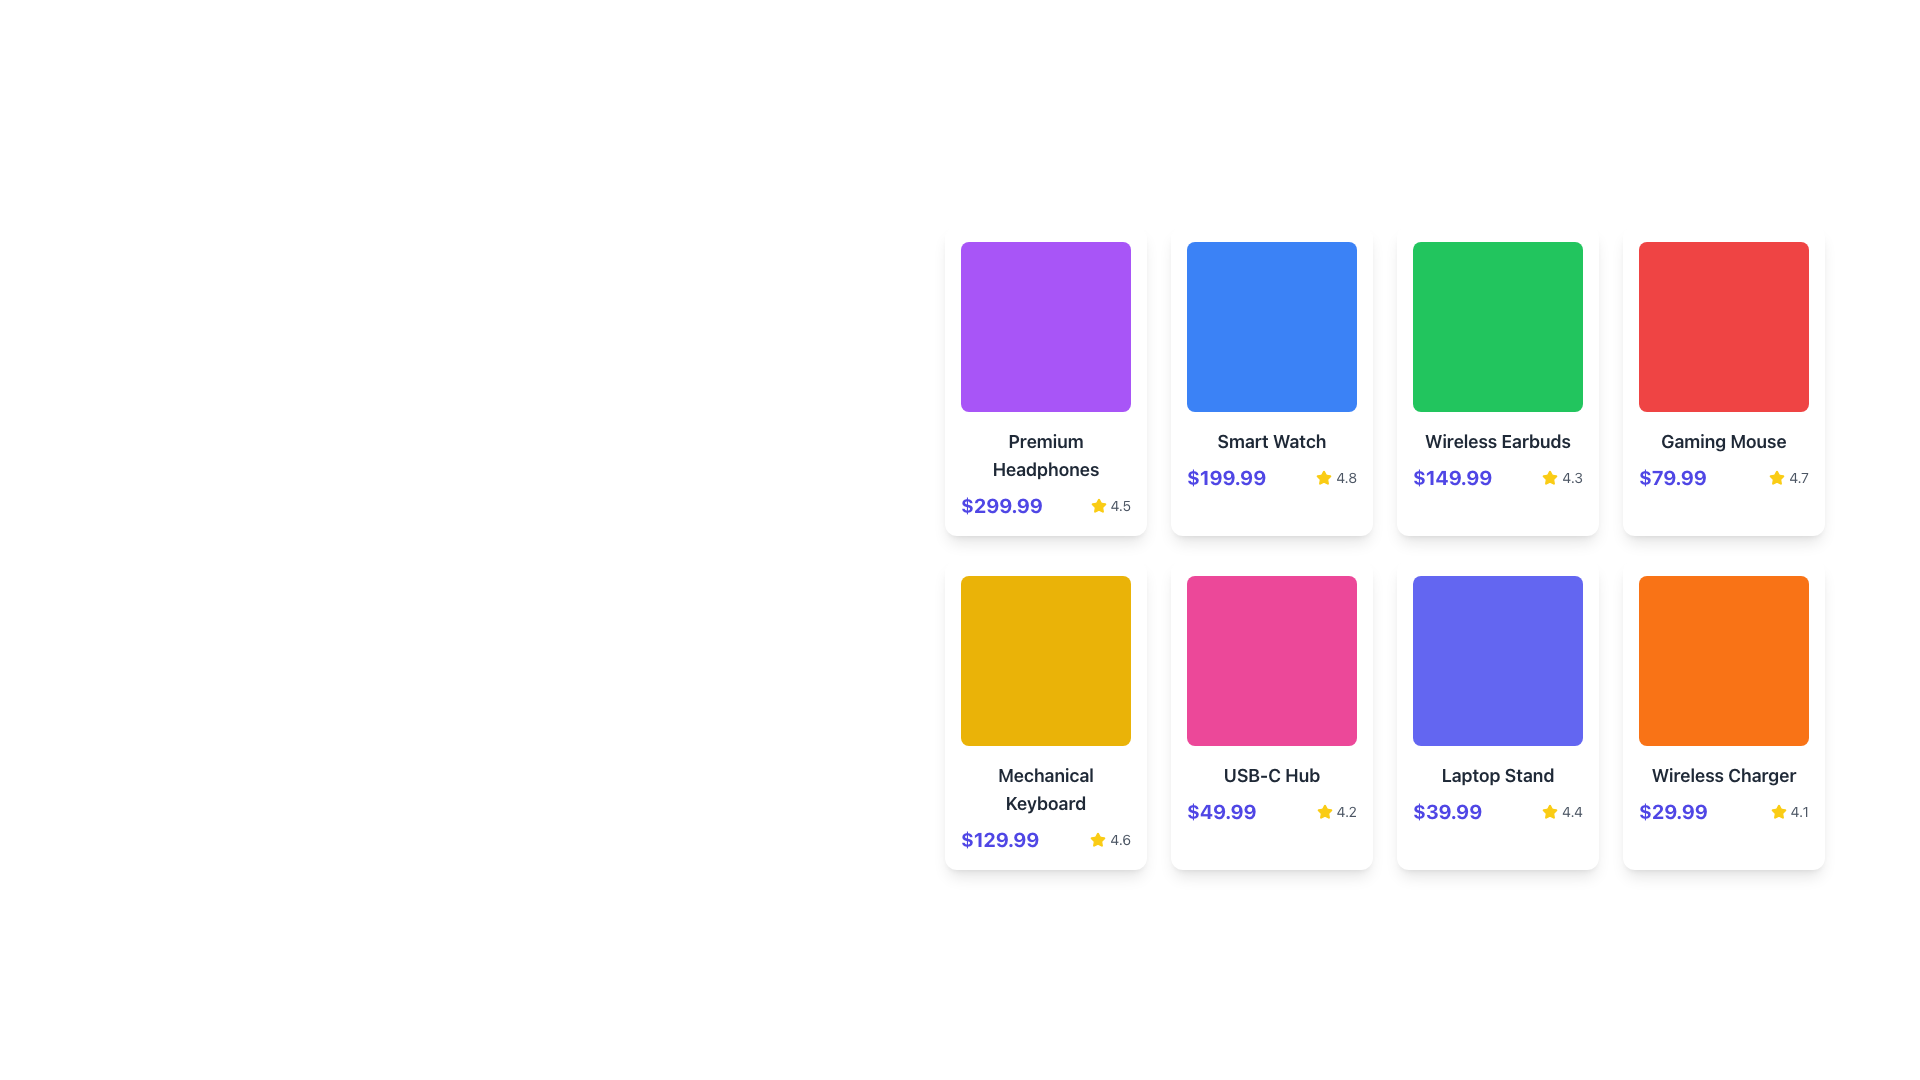 The image size is (1920, 1080). Describe the element at coordinates (1109, 504) in the screenshot. I see `the average user rating displayed next to the price for the 'Premium Headphones' product` at that location.